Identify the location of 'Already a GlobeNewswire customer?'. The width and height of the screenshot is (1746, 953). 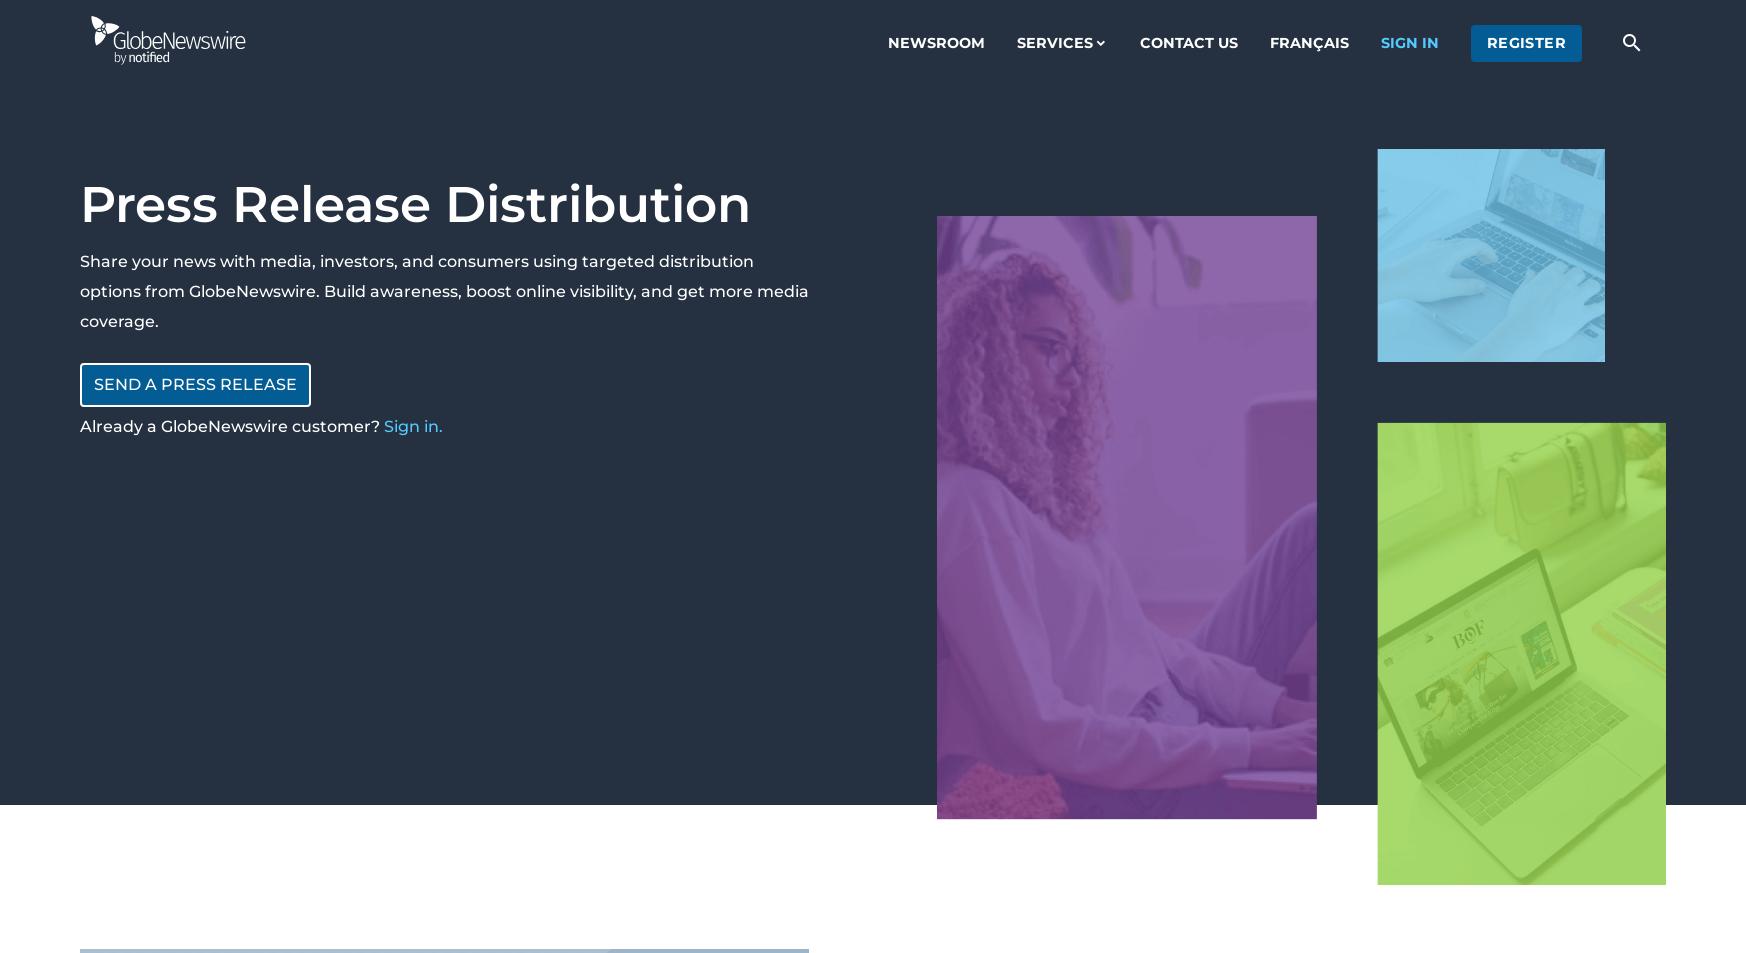
(231, 425).